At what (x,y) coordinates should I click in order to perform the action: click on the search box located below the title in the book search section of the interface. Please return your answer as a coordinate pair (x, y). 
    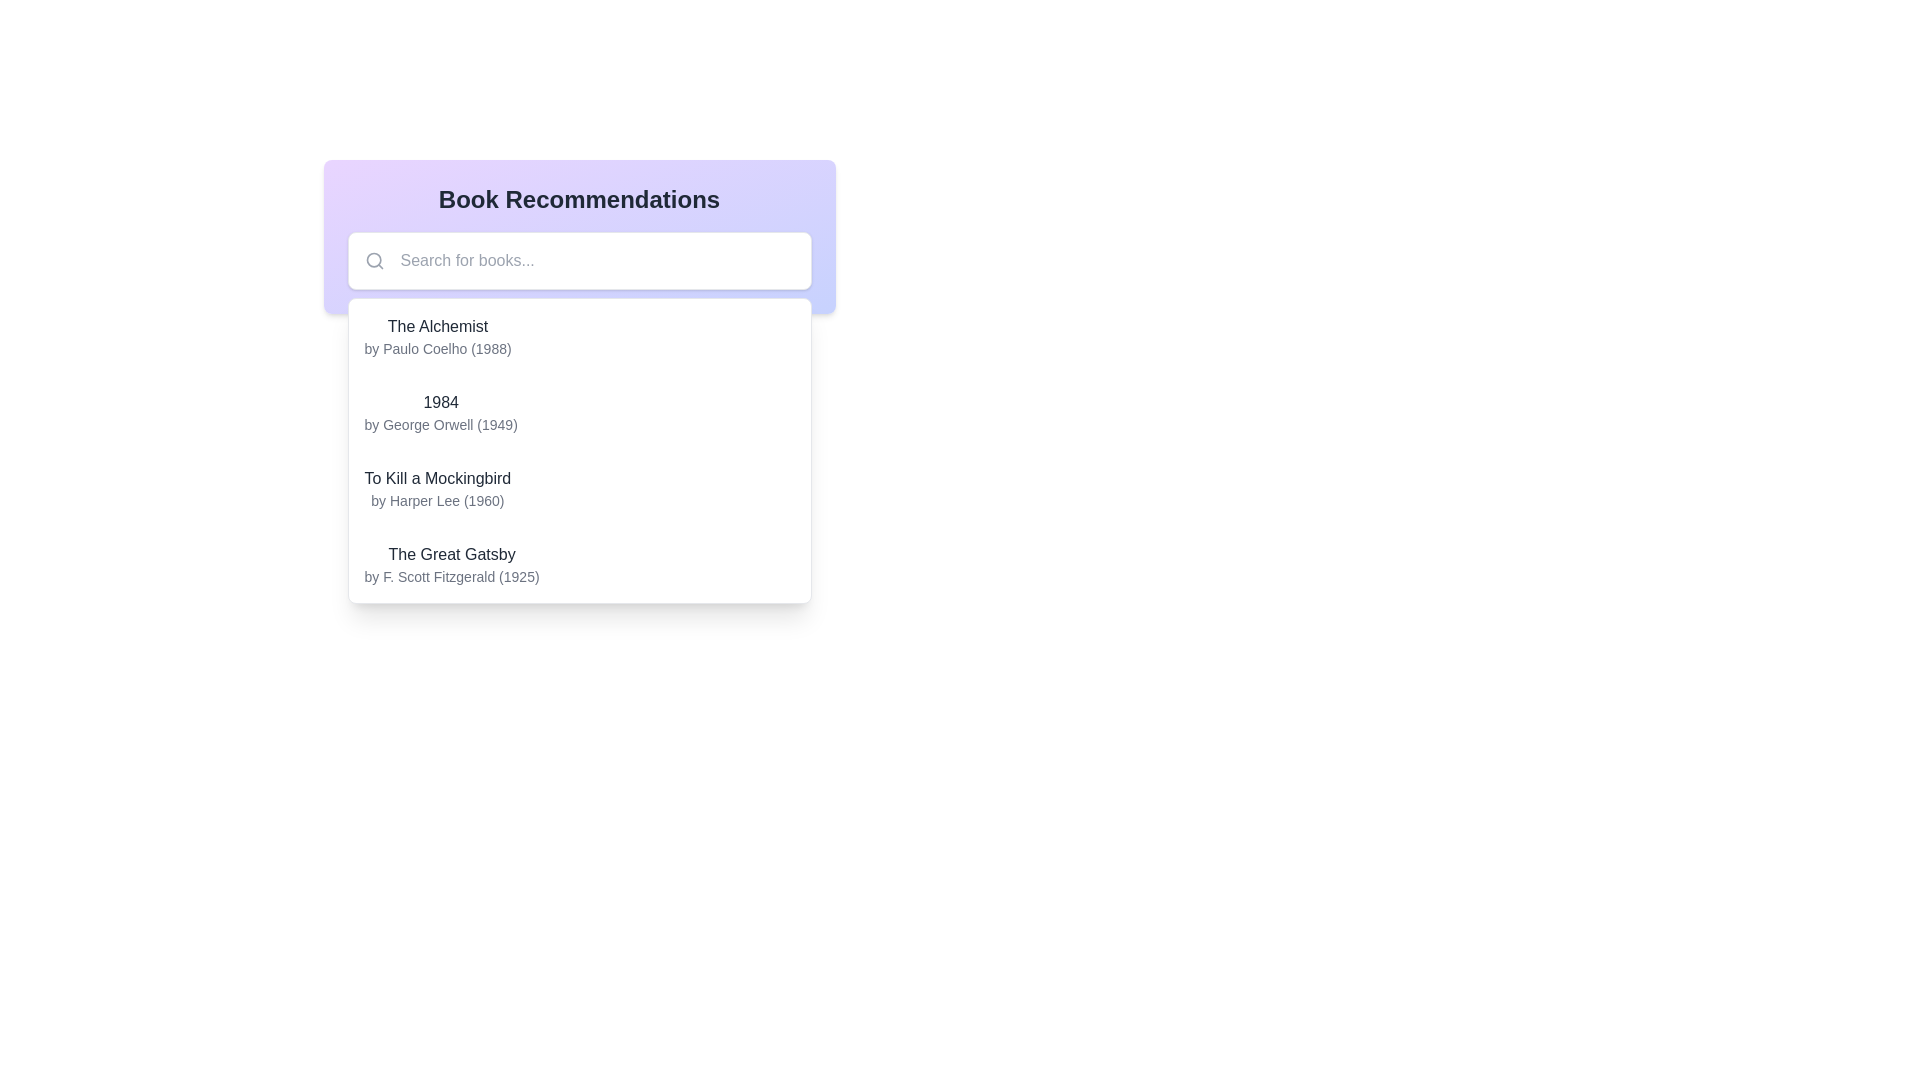
    Looking at the image, I should click on (578, 235).